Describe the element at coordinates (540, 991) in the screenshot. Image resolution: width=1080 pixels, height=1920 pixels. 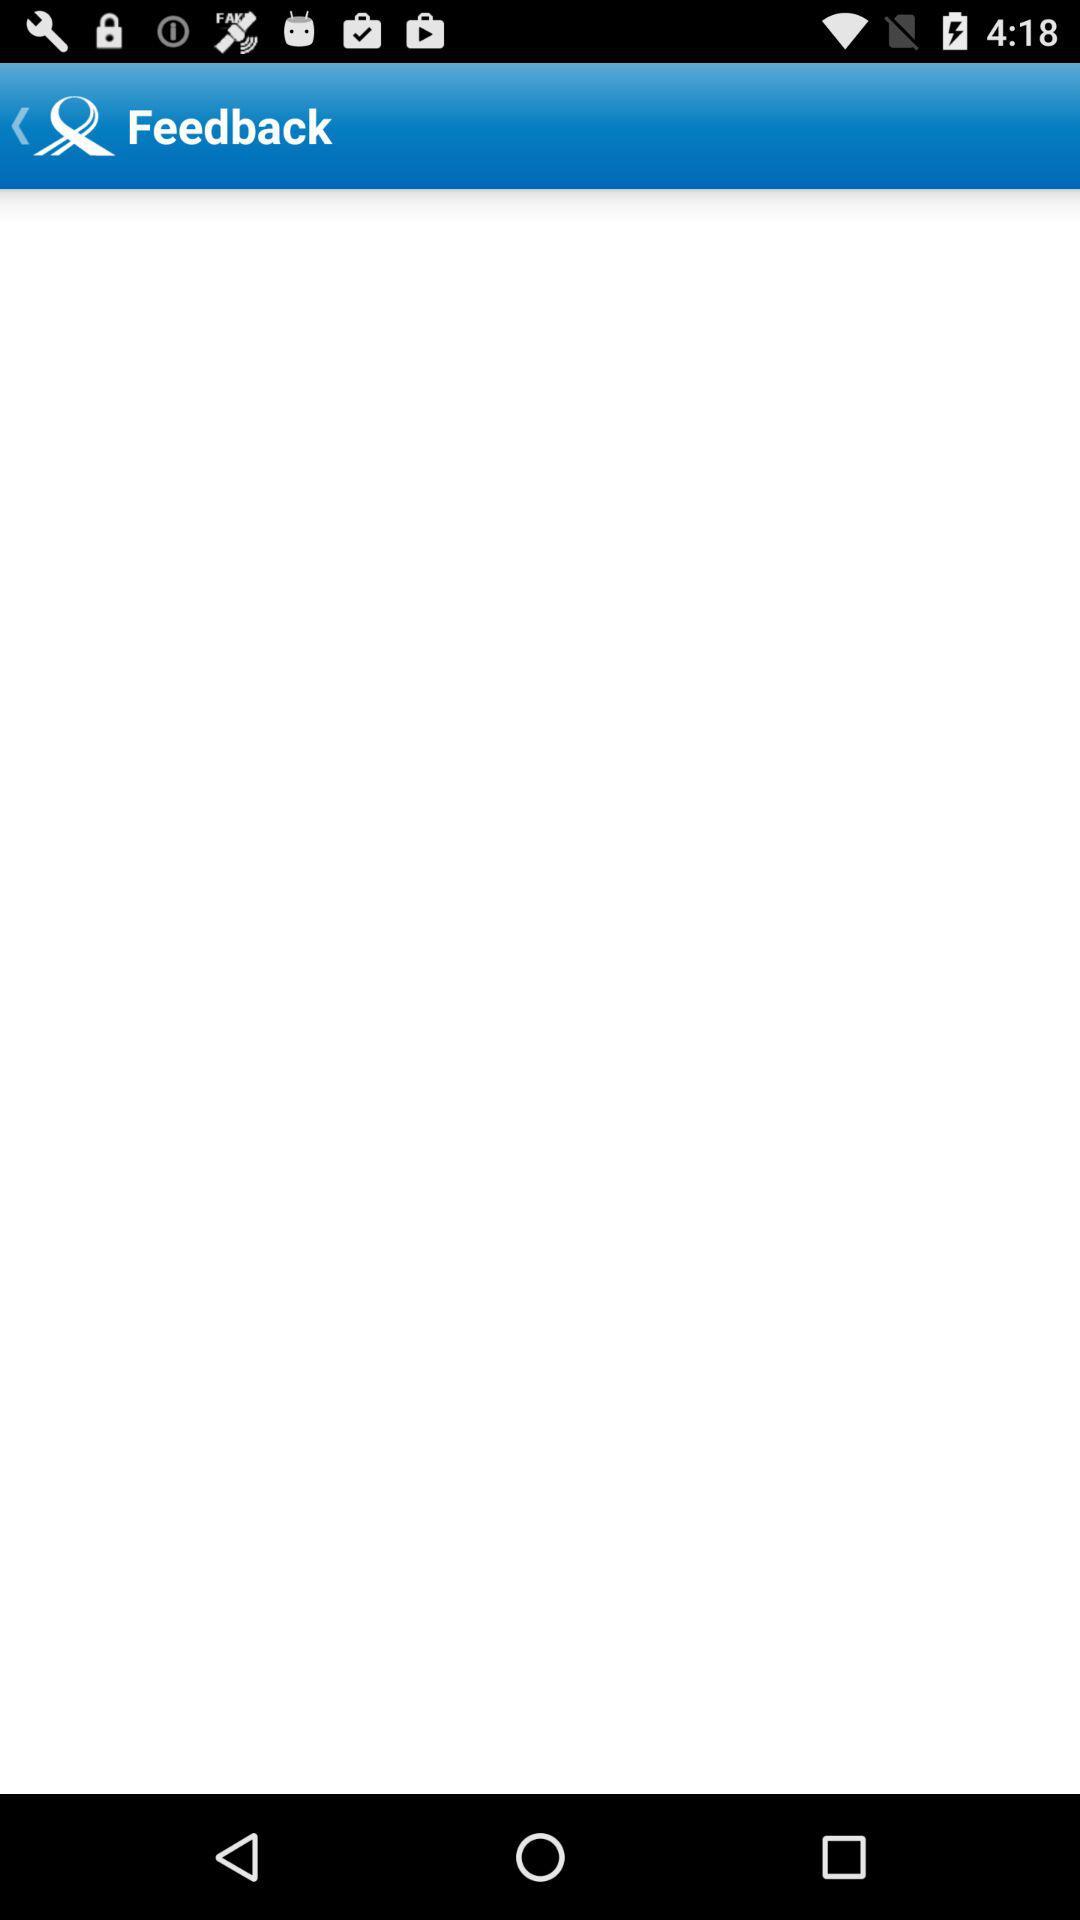
I see `item at the center` at that location.